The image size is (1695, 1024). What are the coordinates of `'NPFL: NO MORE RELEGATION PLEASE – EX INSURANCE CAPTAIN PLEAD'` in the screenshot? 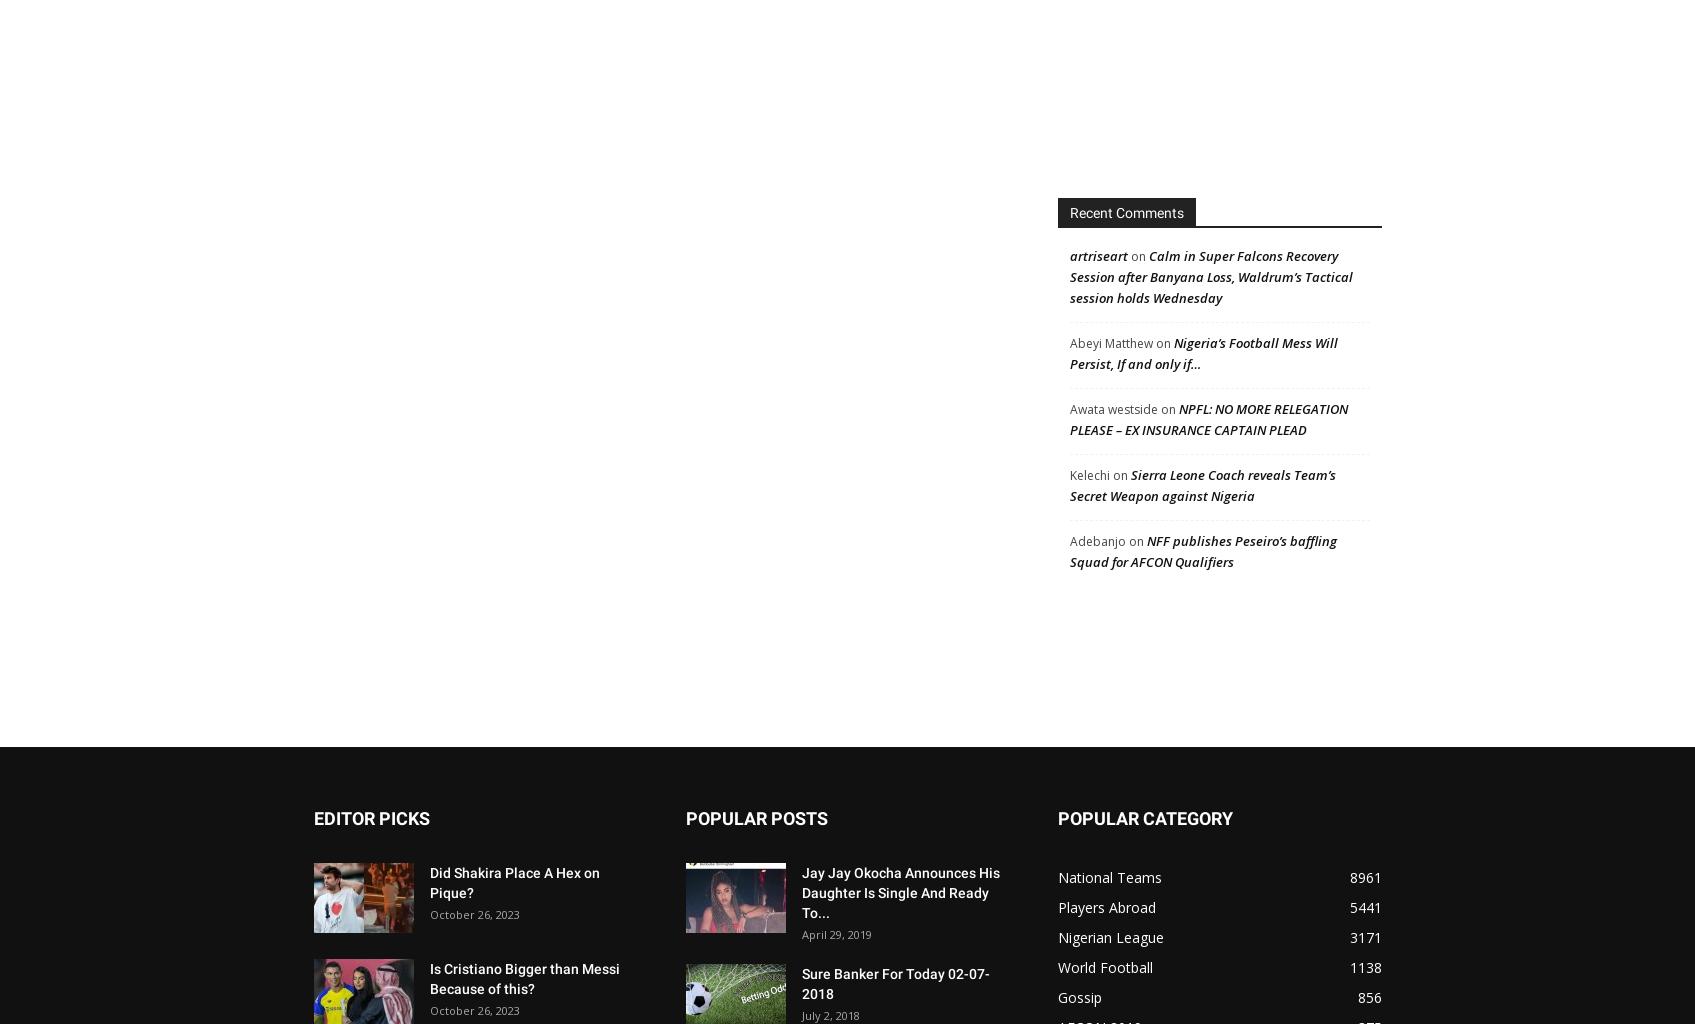 It's located at (1208, 418).